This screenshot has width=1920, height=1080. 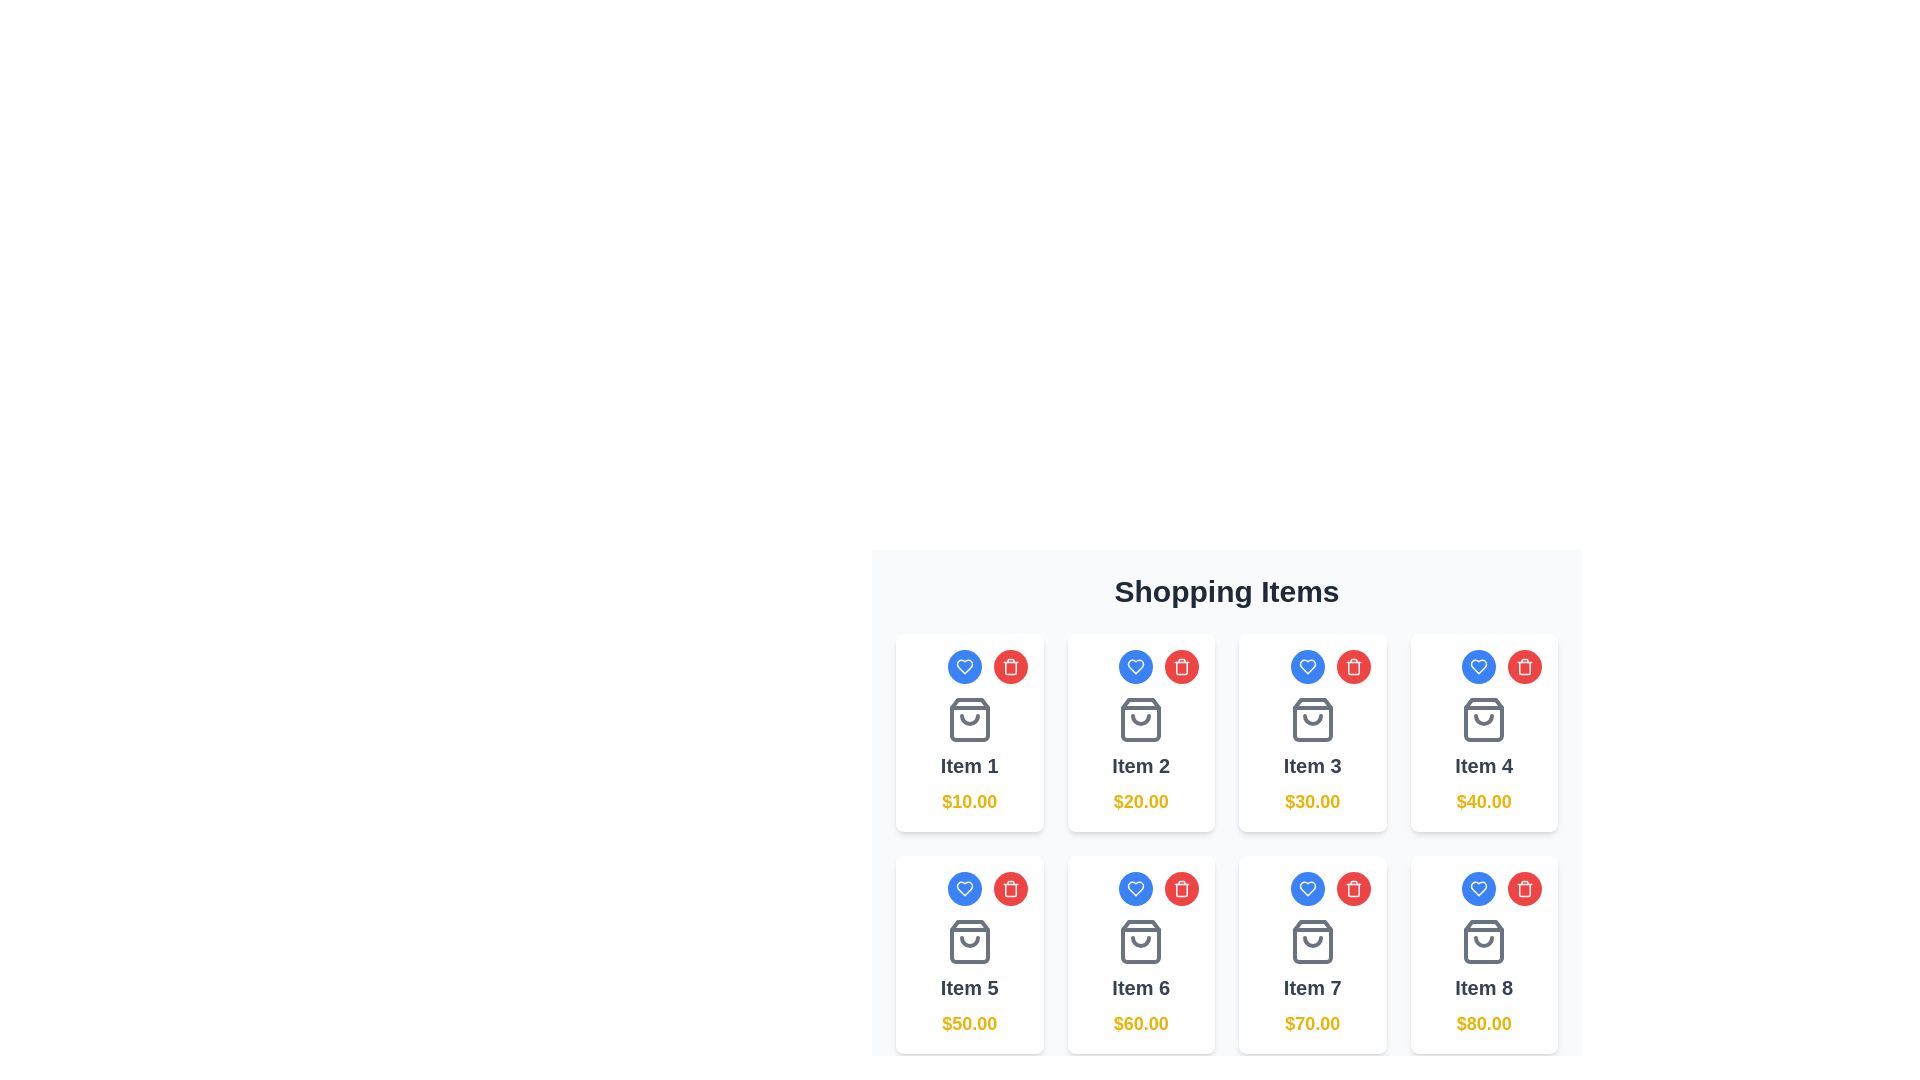 I want to click on the blue heart-shaped icon located above the item's image in its card to mark the item as favorite, so click(x=964, y=887).